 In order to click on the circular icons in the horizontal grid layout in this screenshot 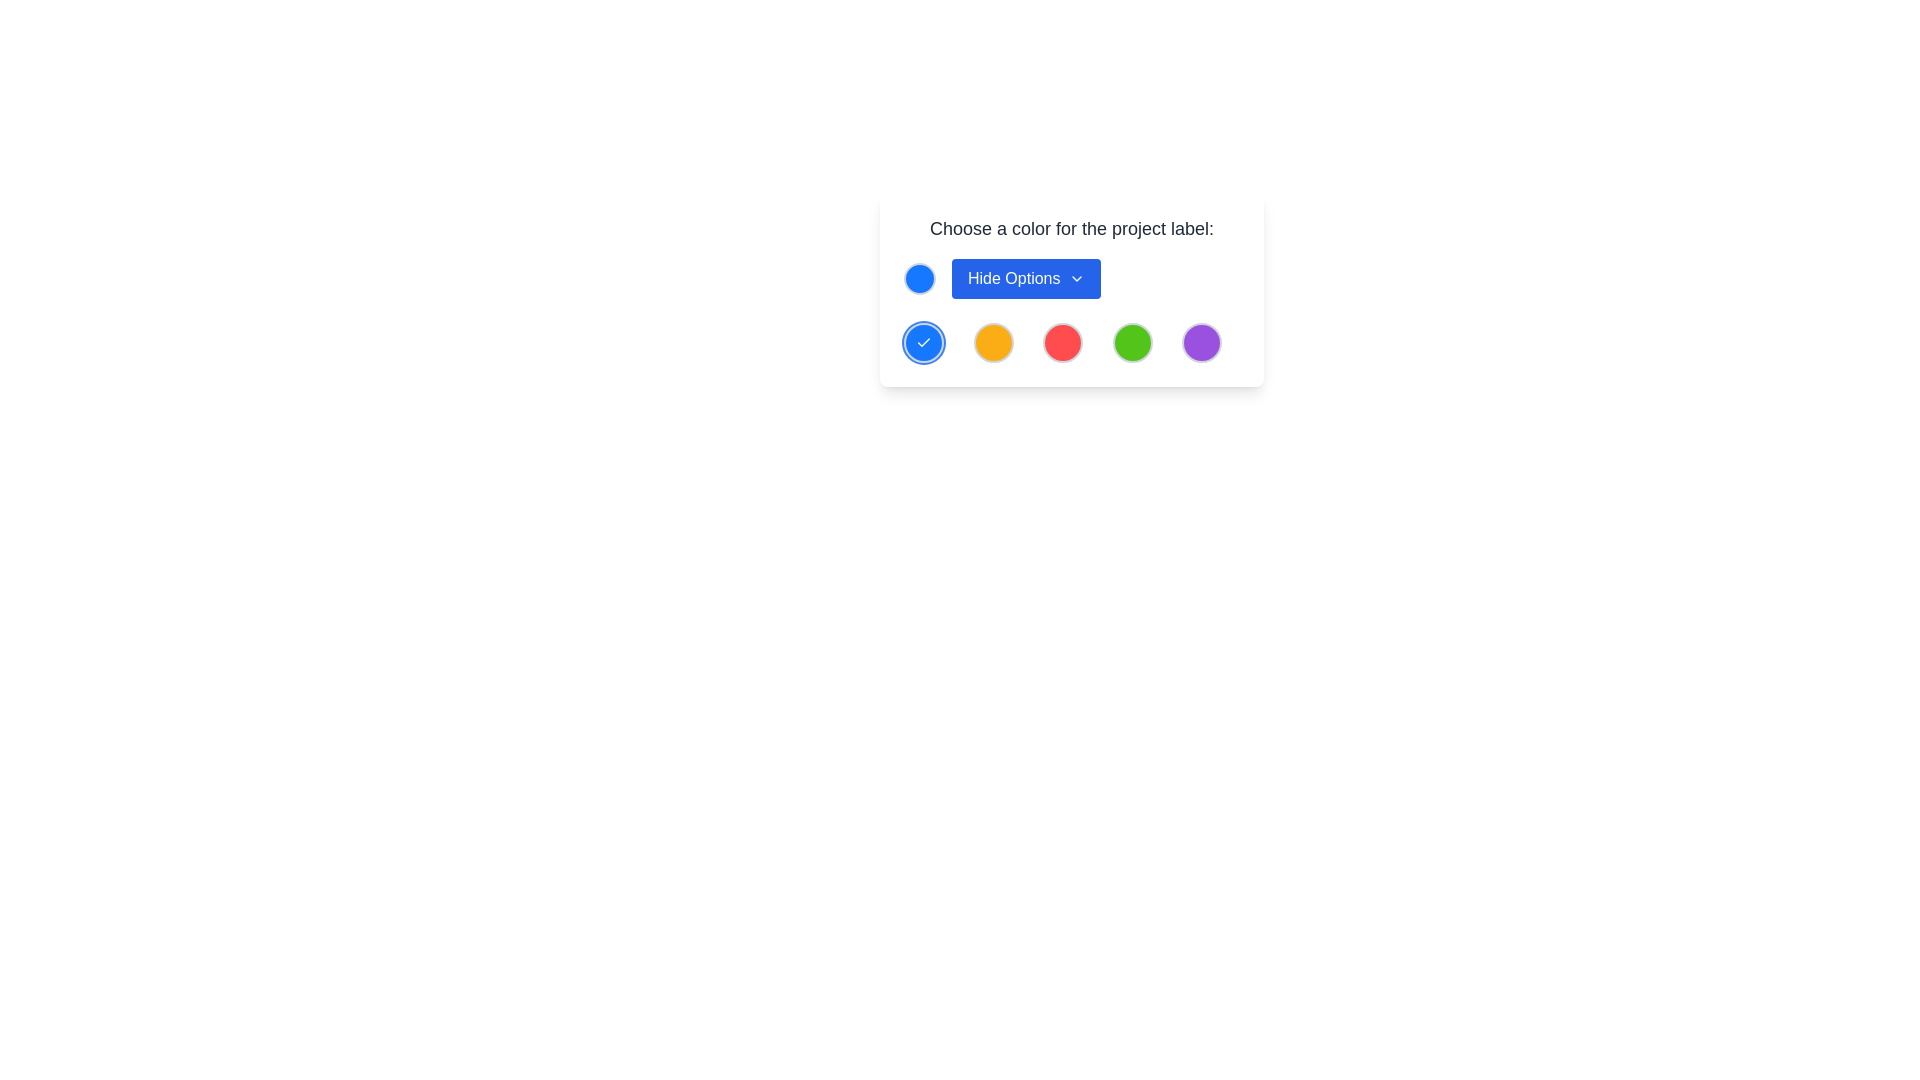, I will do `click(1070, 342)`.